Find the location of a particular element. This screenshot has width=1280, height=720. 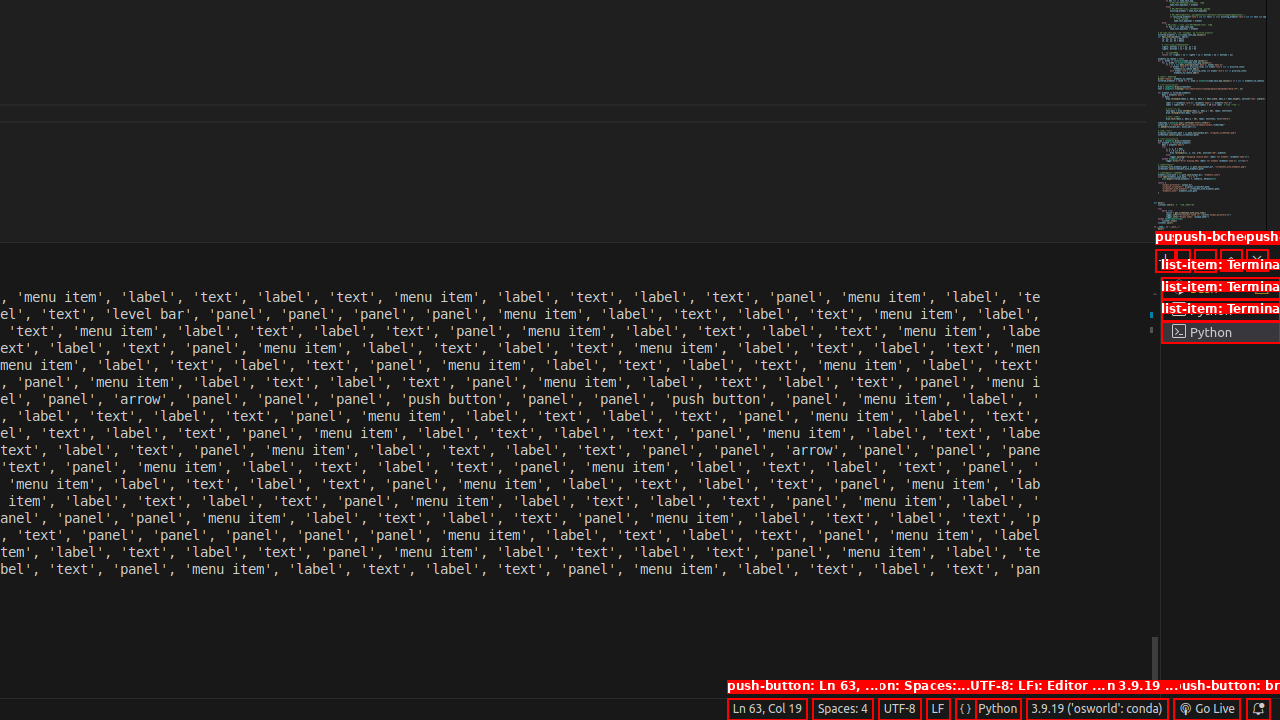

'broadcast Go Live, Click to run live server' is located at coordinates (1205, 707).